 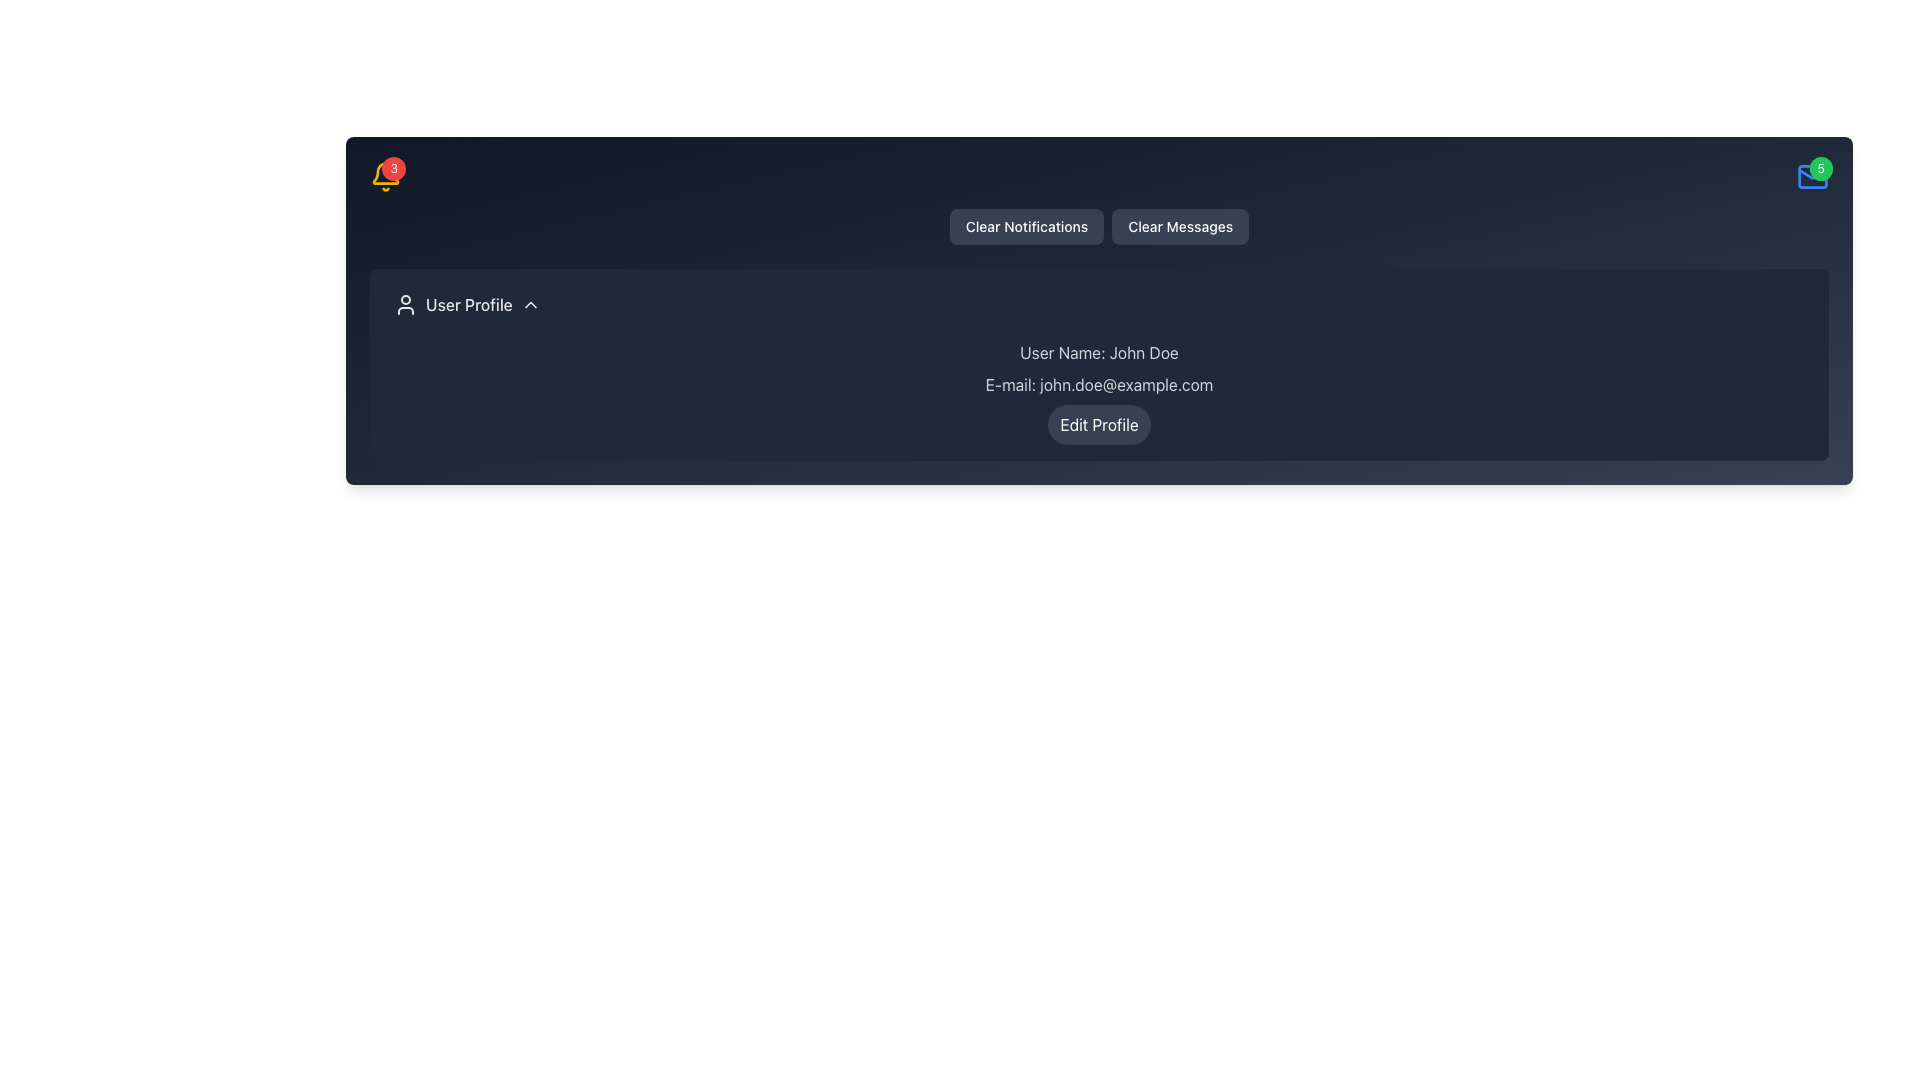 I want to click on the static text label displaying the user's email address, which is positioned beneath the 'User Name: John Doe' text and above the 'Edit Profile' button, so click(x=1098, y=385).